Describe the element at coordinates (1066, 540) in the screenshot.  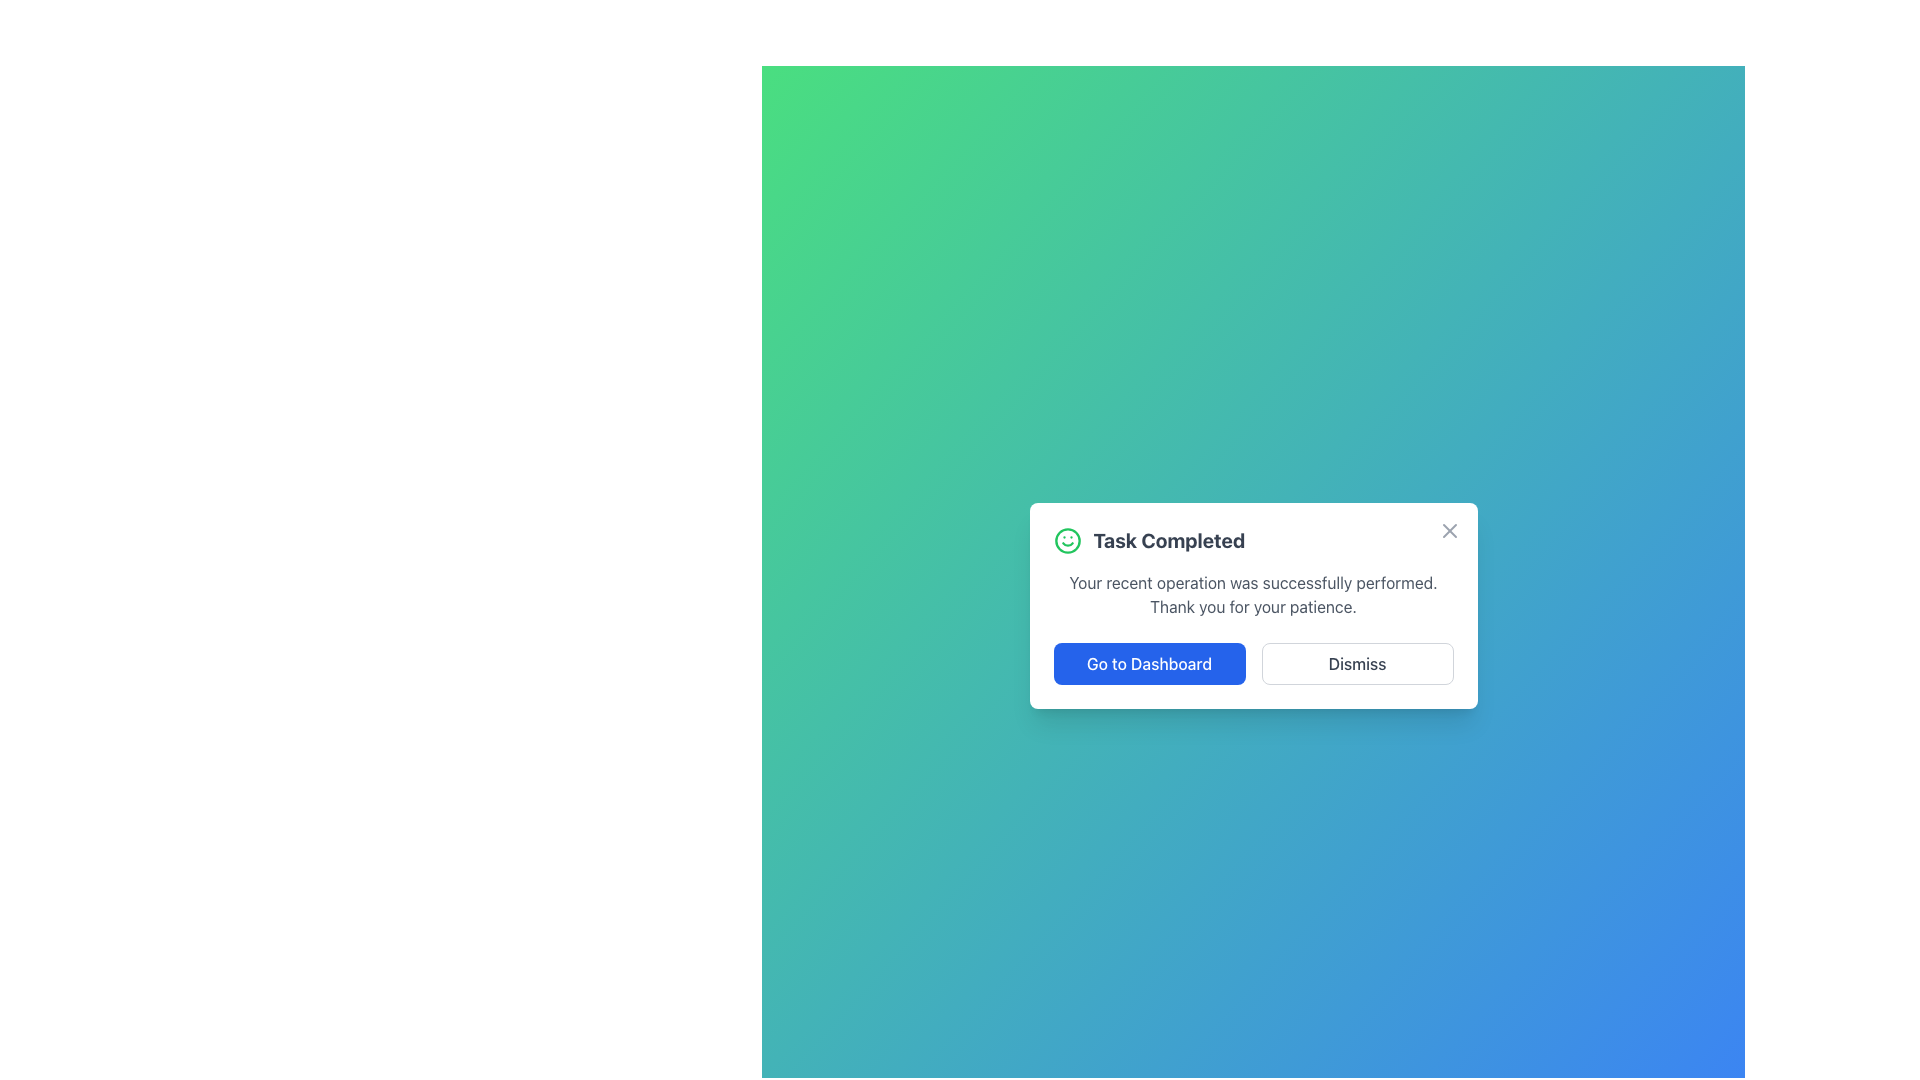
I see `the green circular ring icon representing a stylized face, located in the top-left corner of the confirmation dialog box near the title text 'Task Completed'` at that location.